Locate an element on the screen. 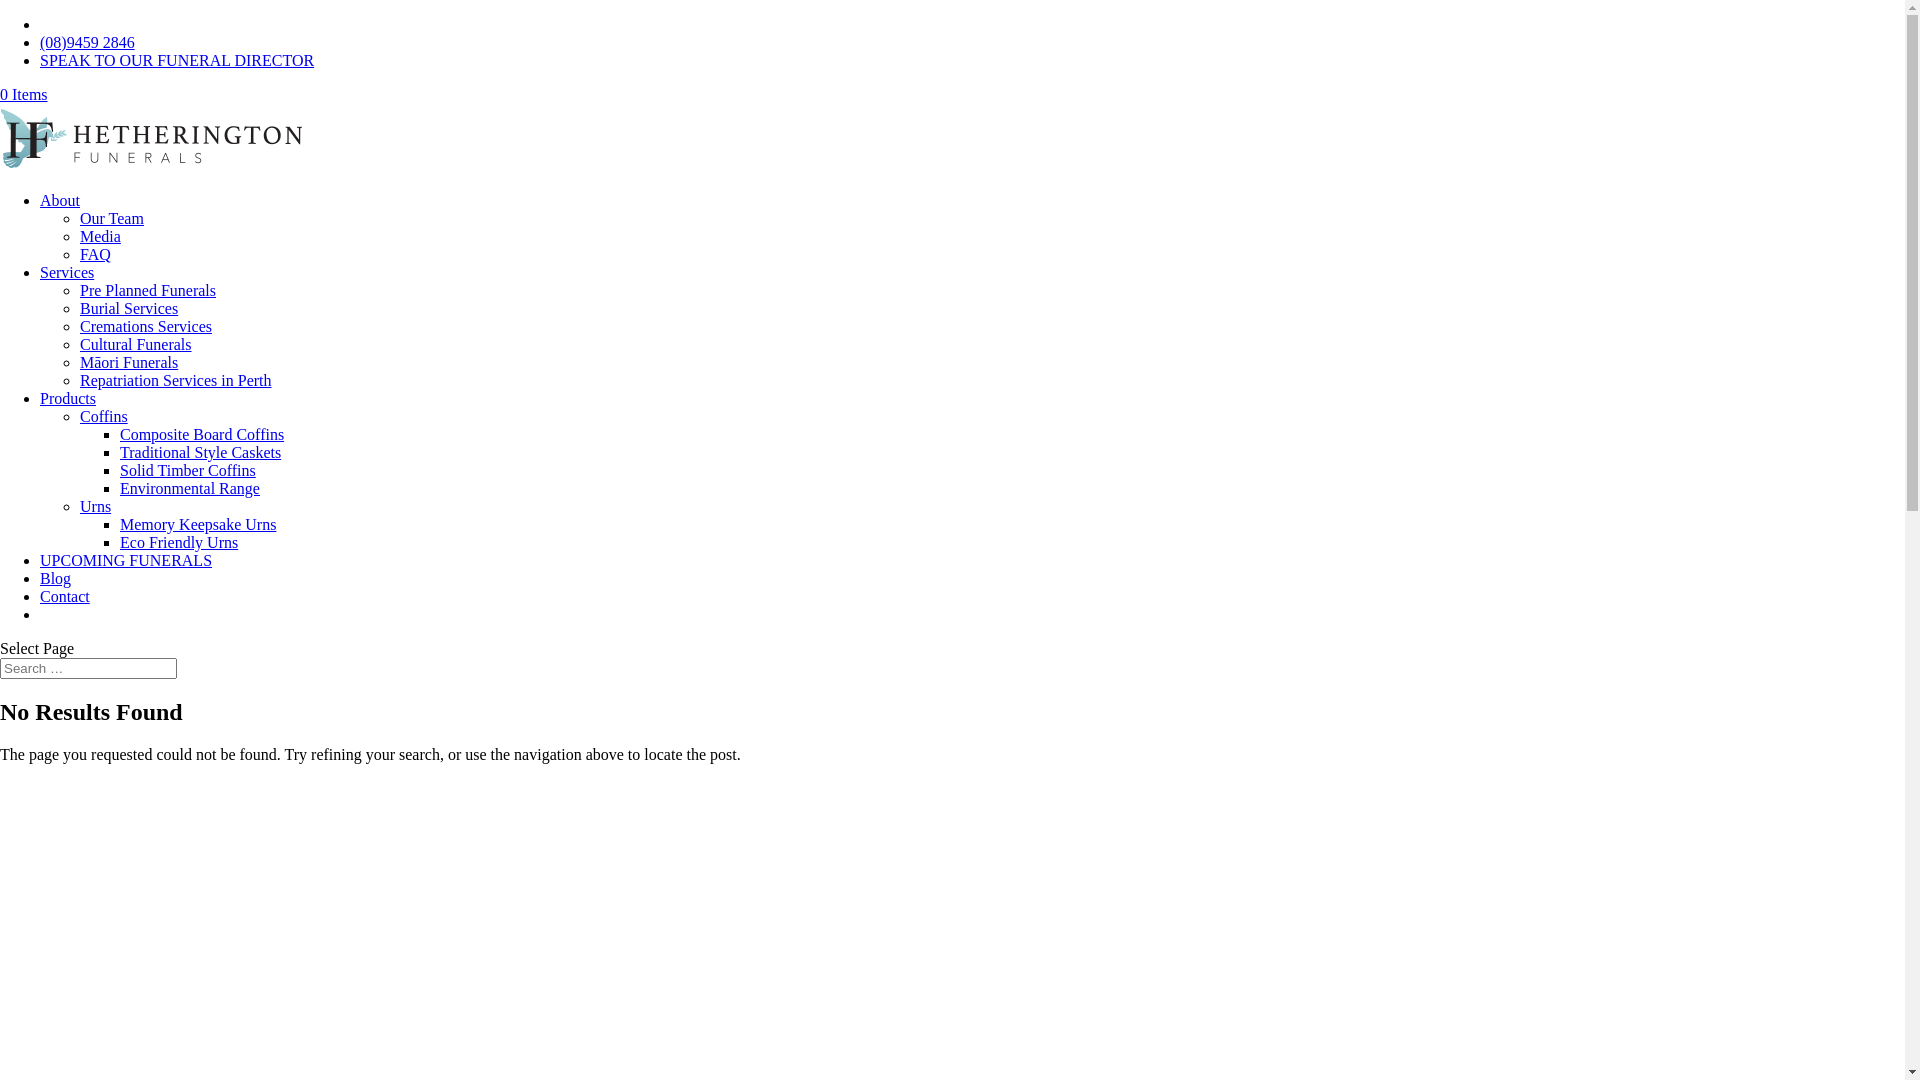 This screenshot has width=1920, height=1080. 'Services' is located at coordinates (67, 272).